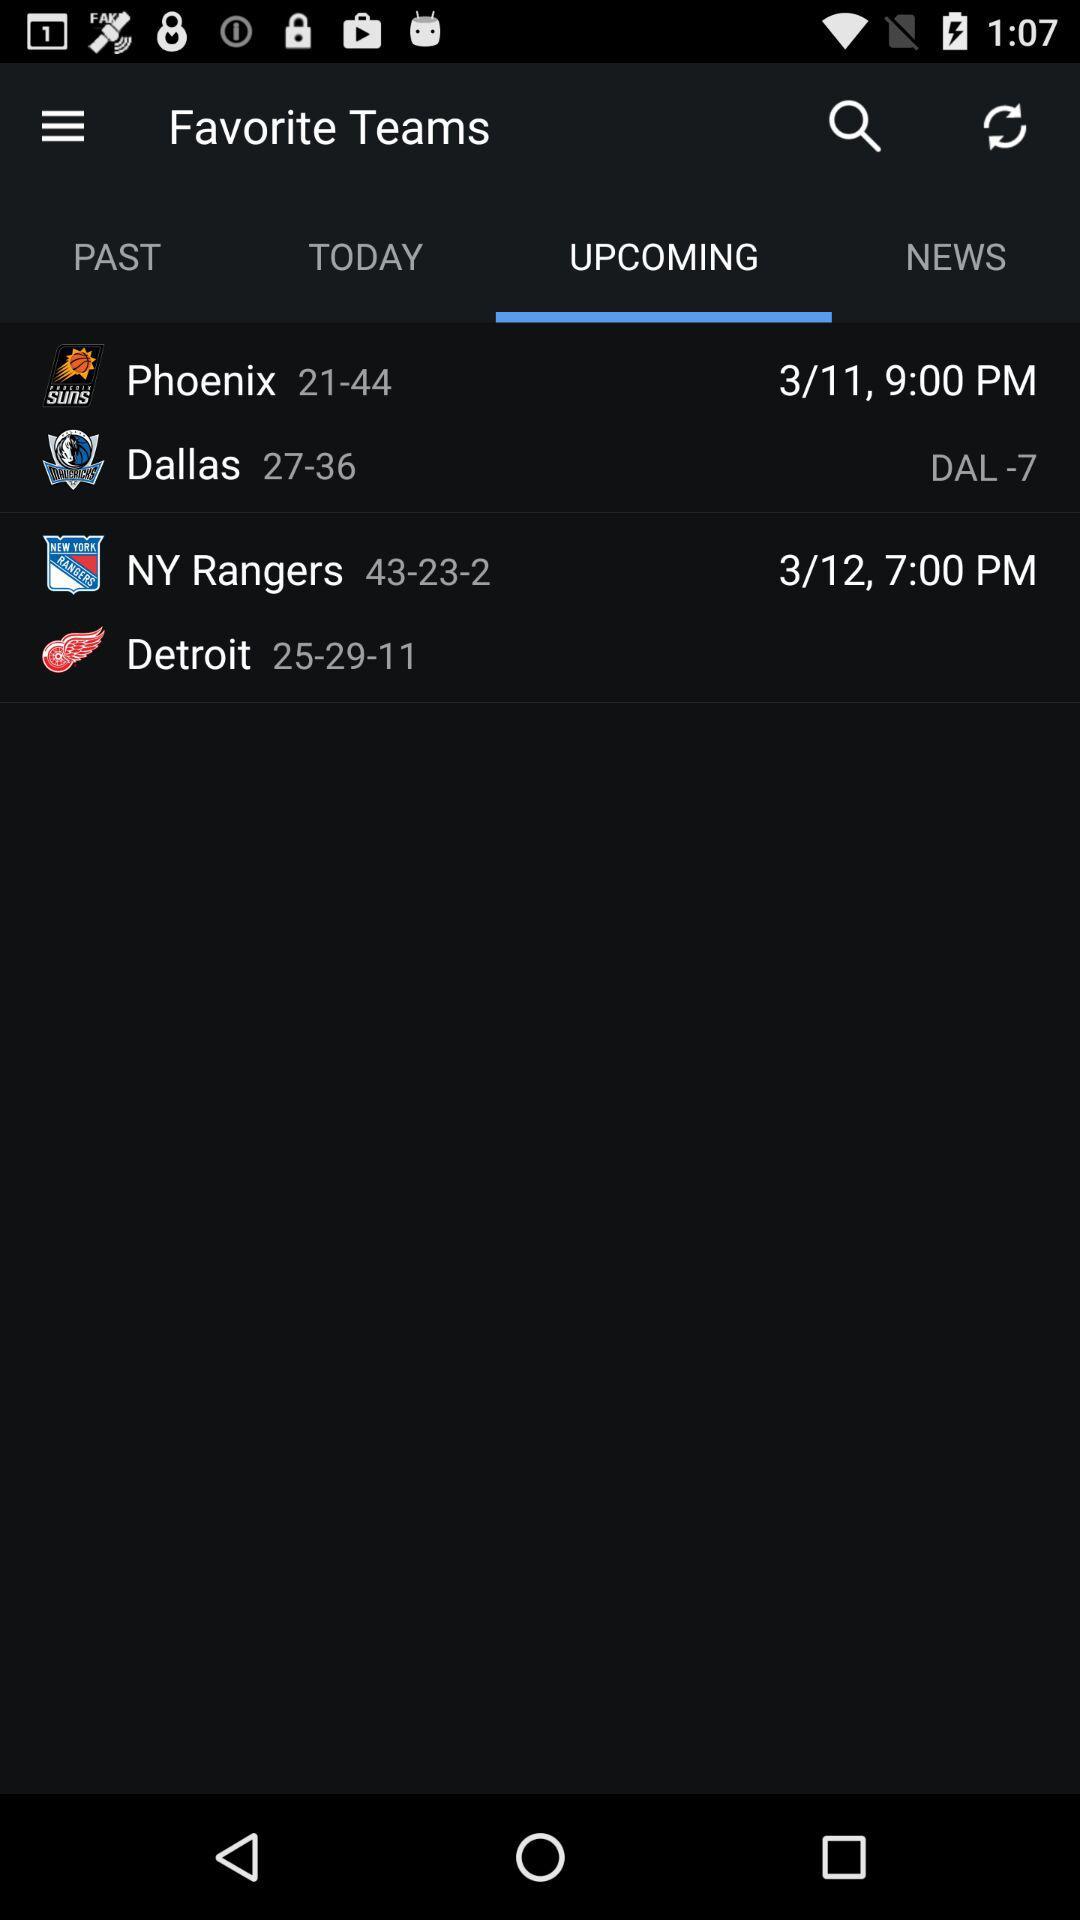 The image size is (1080, 1920). I want to click on the search icon, so click(855, 133).